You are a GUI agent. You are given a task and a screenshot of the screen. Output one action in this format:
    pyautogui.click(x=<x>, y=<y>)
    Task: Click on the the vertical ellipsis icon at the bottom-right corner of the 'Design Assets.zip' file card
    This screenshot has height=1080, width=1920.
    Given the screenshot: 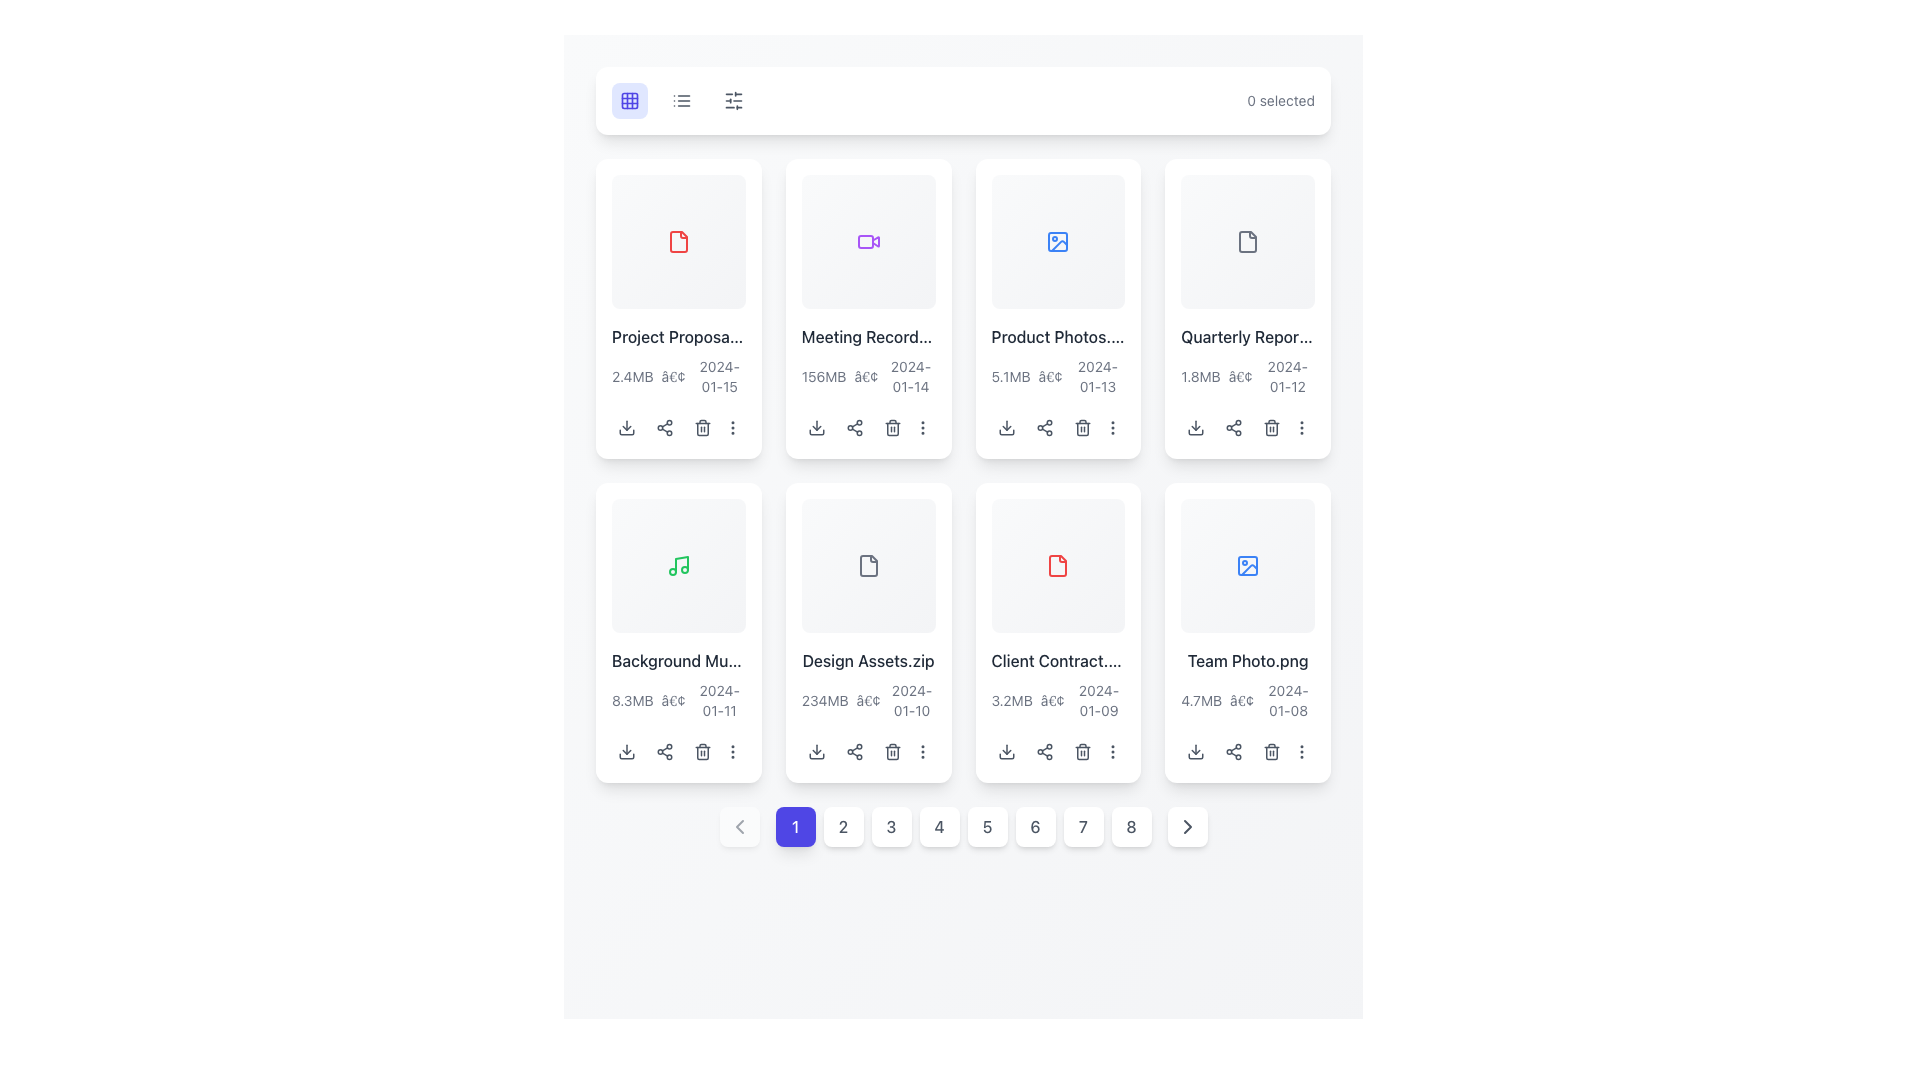 What is the action you would take?
    pyautogui.click(x=921, y=751)
    